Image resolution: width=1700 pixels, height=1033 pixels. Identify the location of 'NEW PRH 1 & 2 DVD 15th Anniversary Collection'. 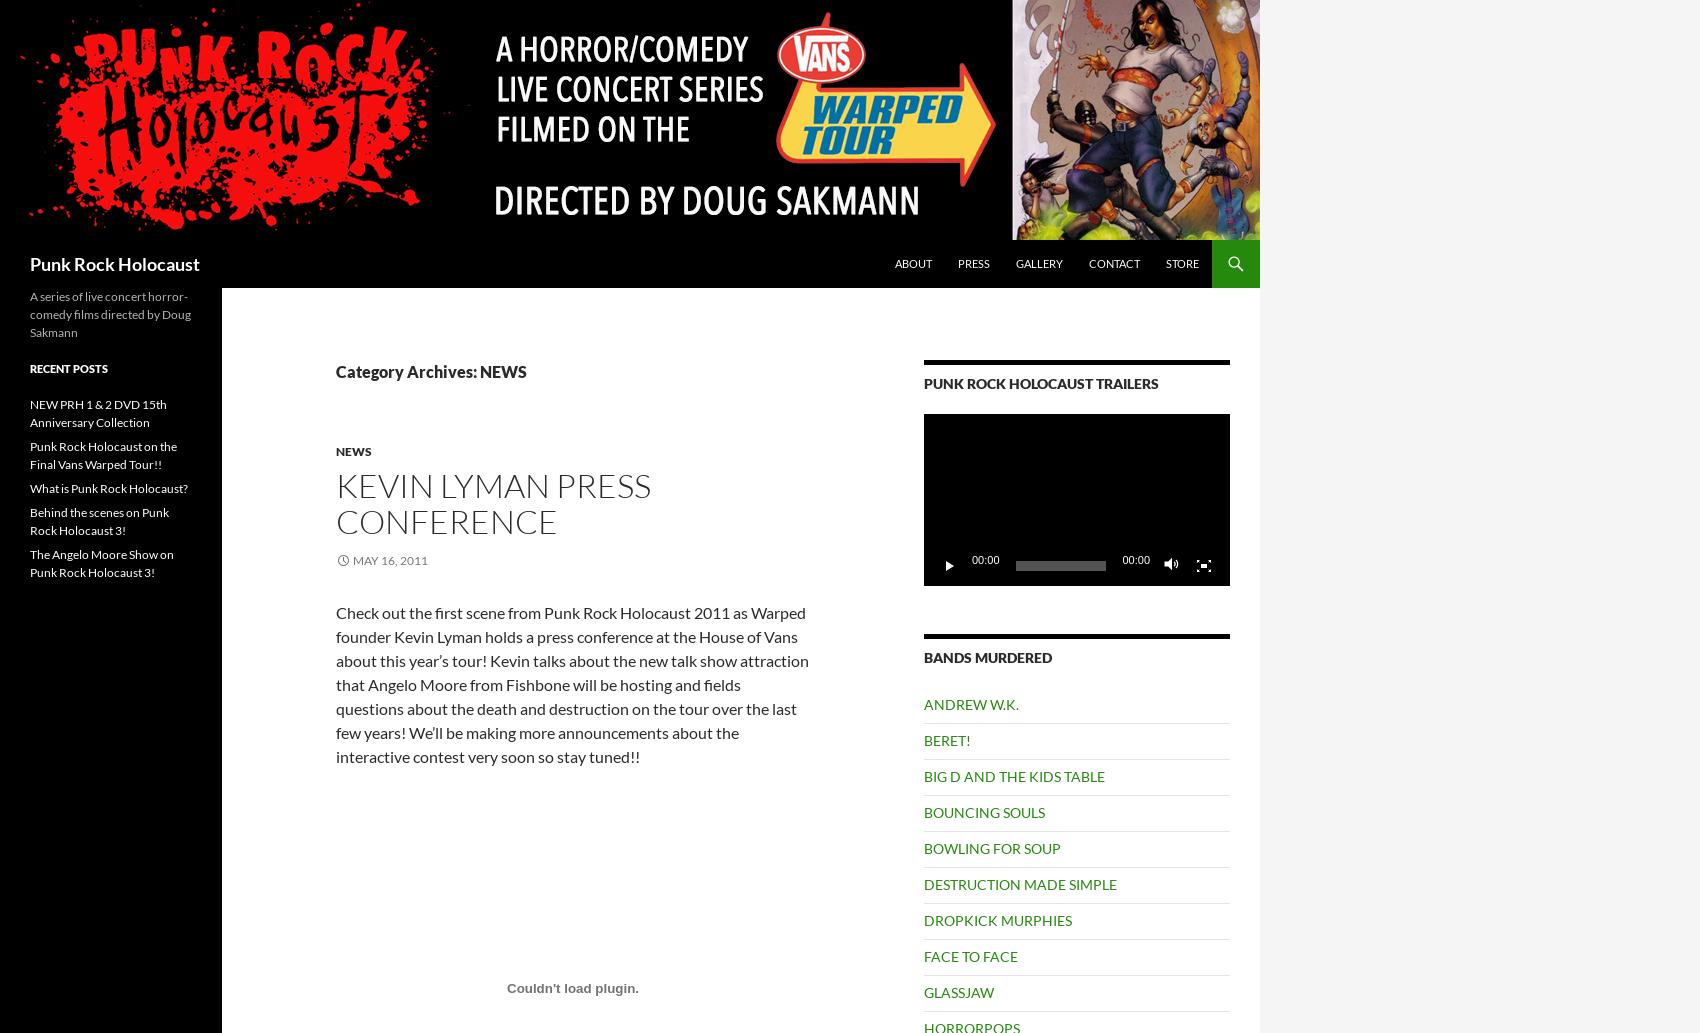
(98, 413).